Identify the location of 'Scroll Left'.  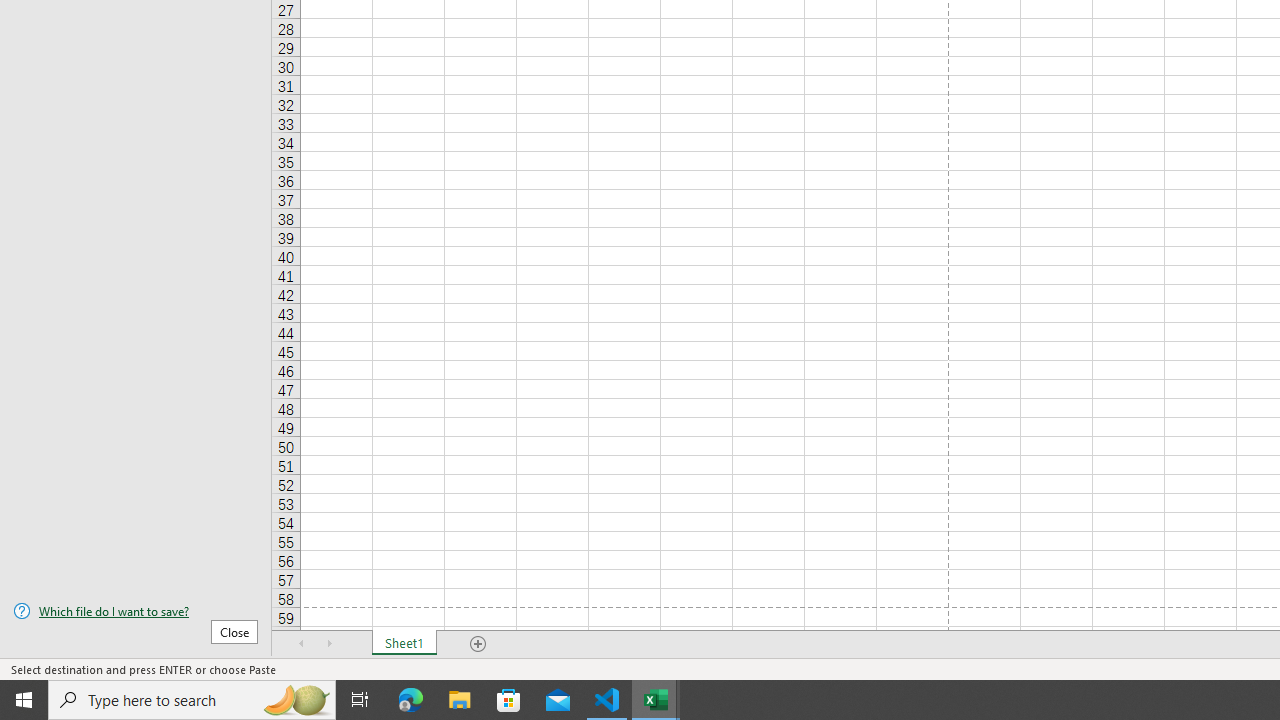
(301, 644).